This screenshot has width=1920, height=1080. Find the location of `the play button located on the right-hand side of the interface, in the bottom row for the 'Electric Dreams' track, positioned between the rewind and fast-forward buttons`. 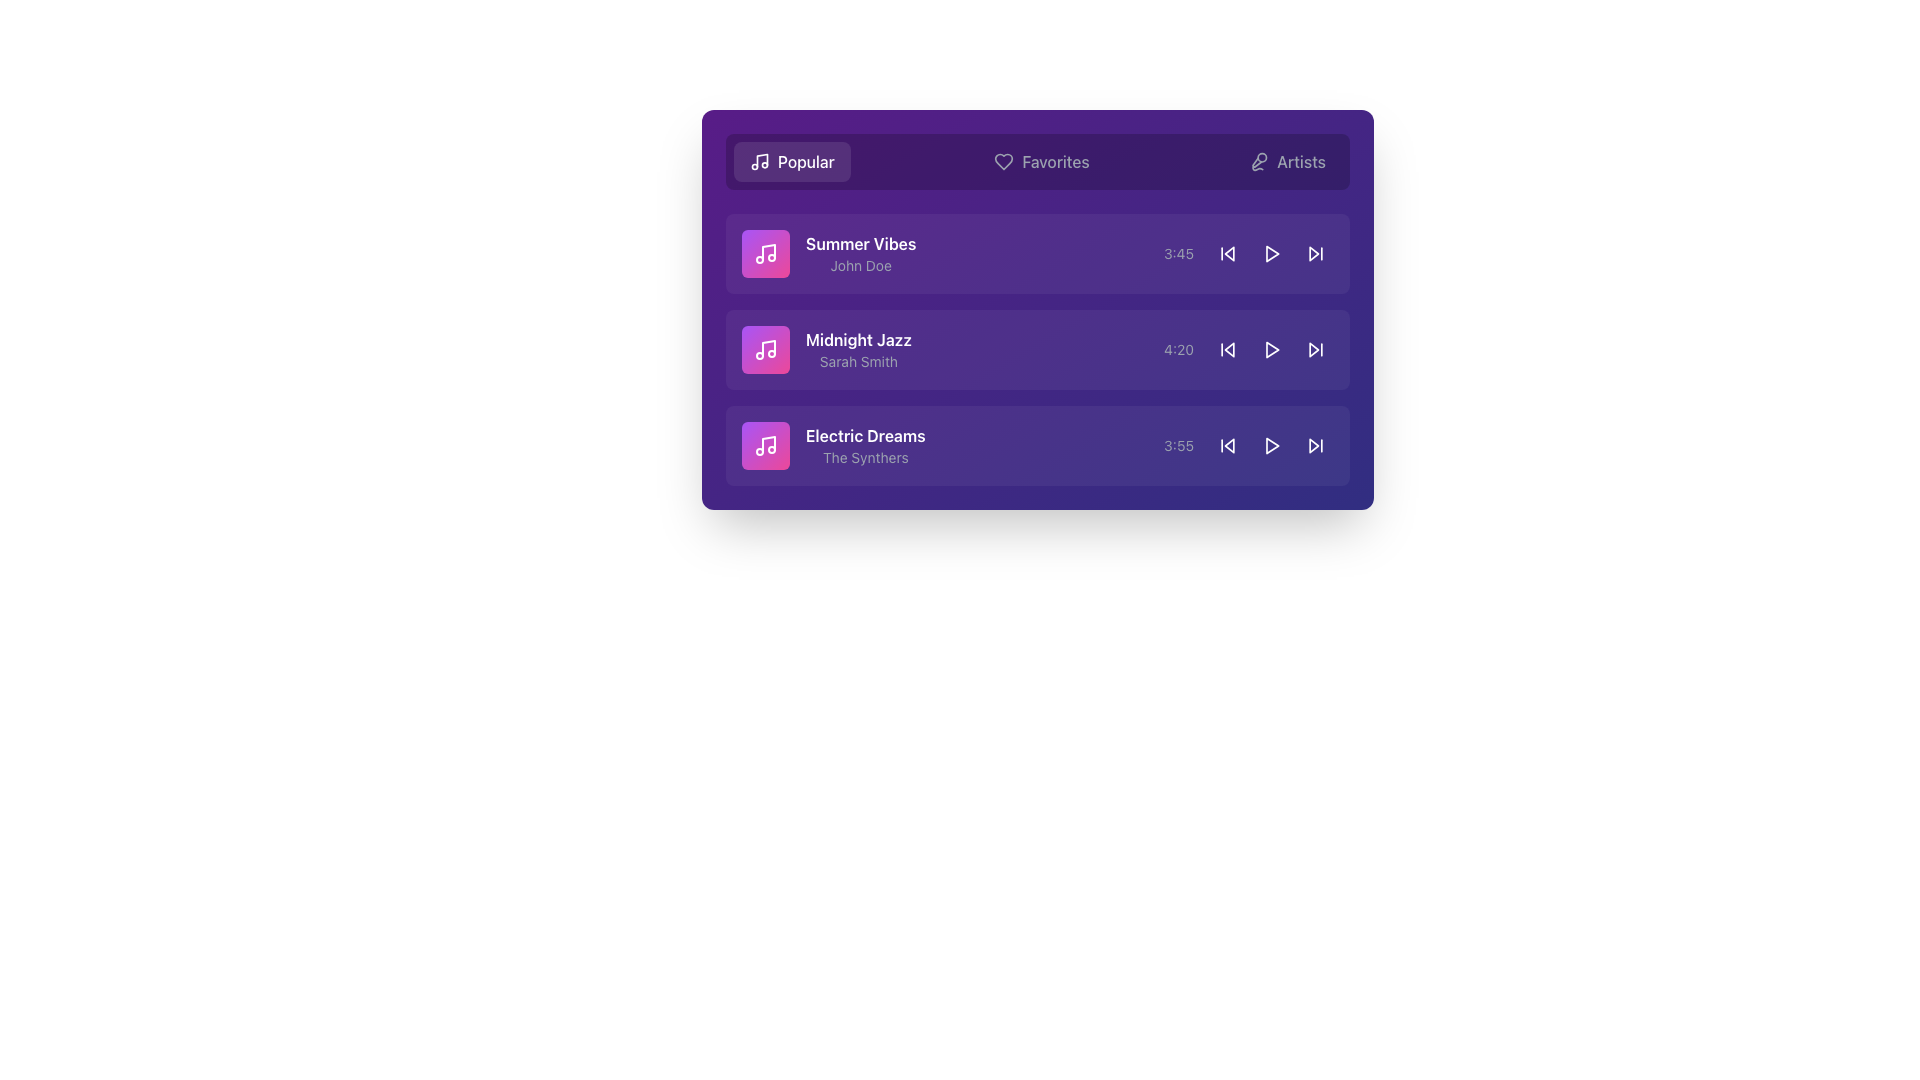

the play button located on the right-hand side of the interface, in the bottom row for the 'Electric Dreams' track, positioned between the rewind and fast-forward buttons is located at coordinates (1271, 445).